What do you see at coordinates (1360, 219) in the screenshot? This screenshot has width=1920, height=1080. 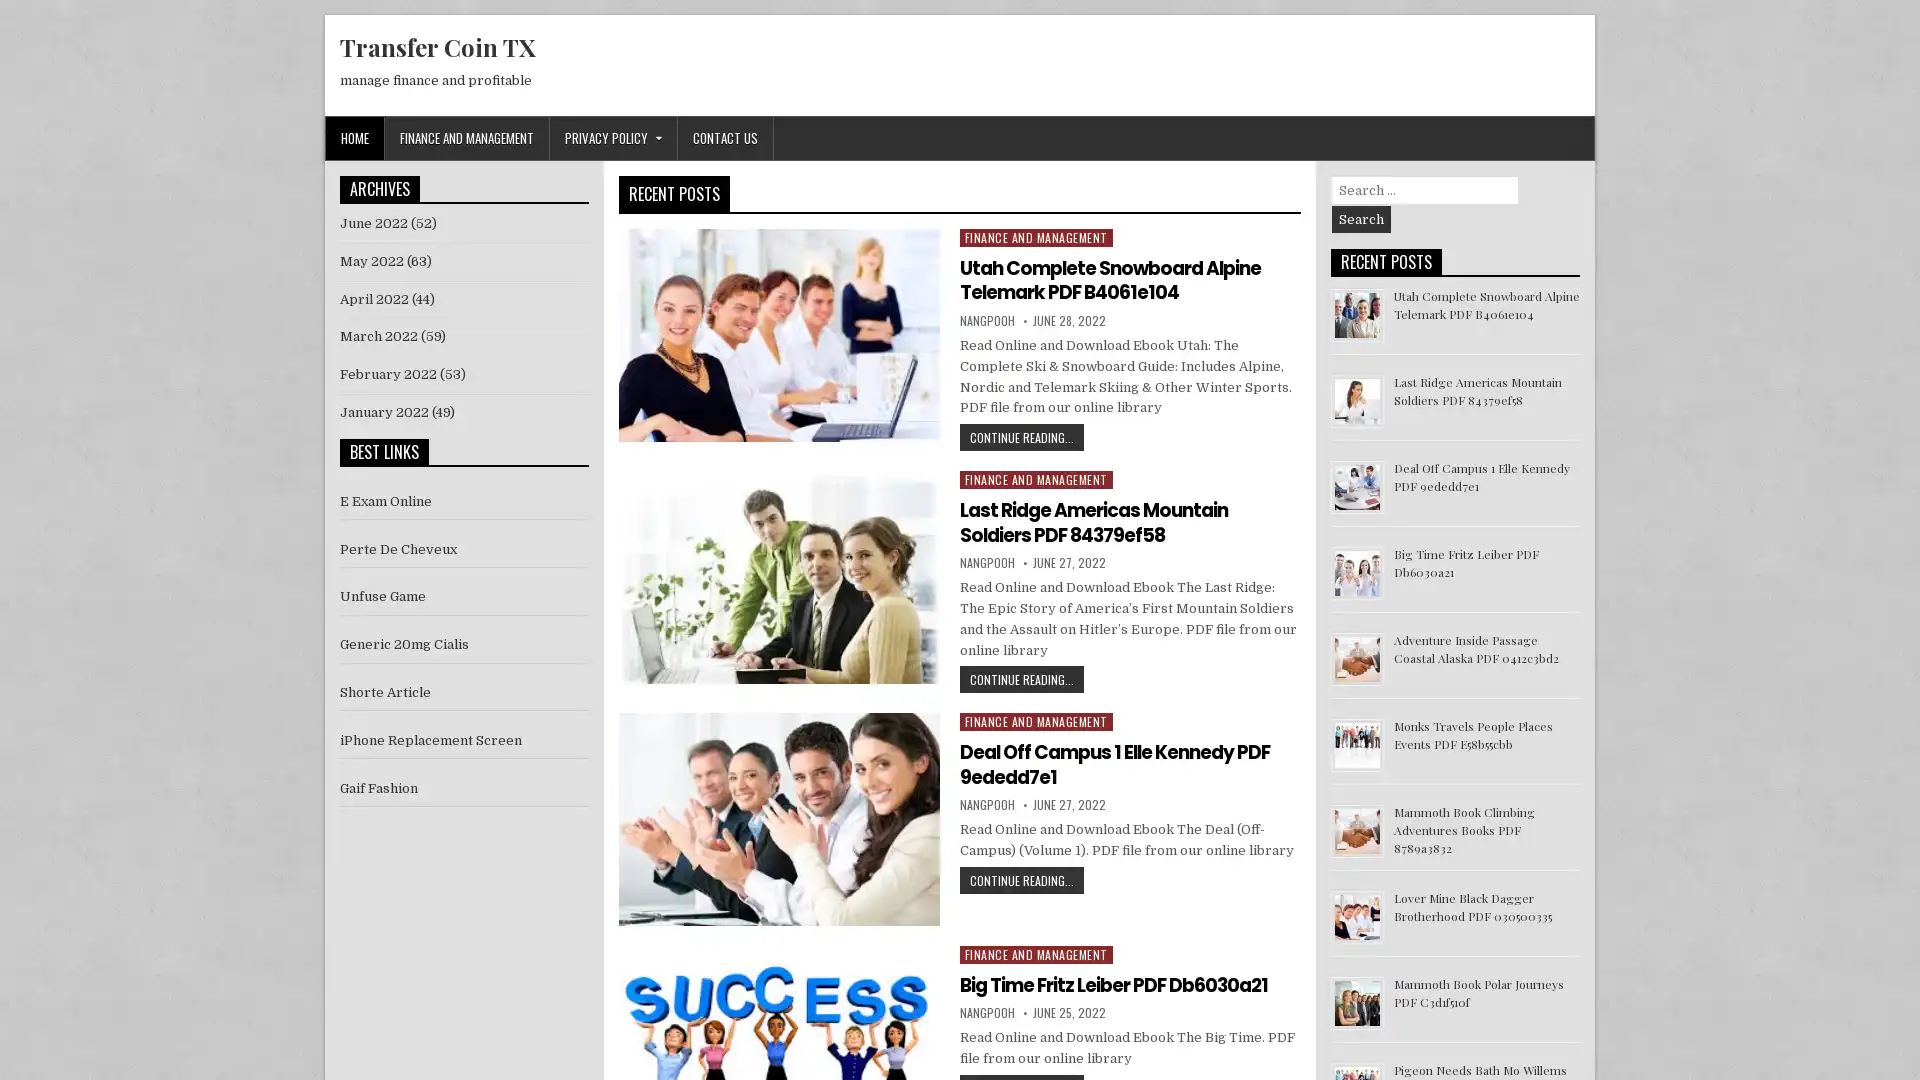 I see `Search` at bounding box center [1360, 219].